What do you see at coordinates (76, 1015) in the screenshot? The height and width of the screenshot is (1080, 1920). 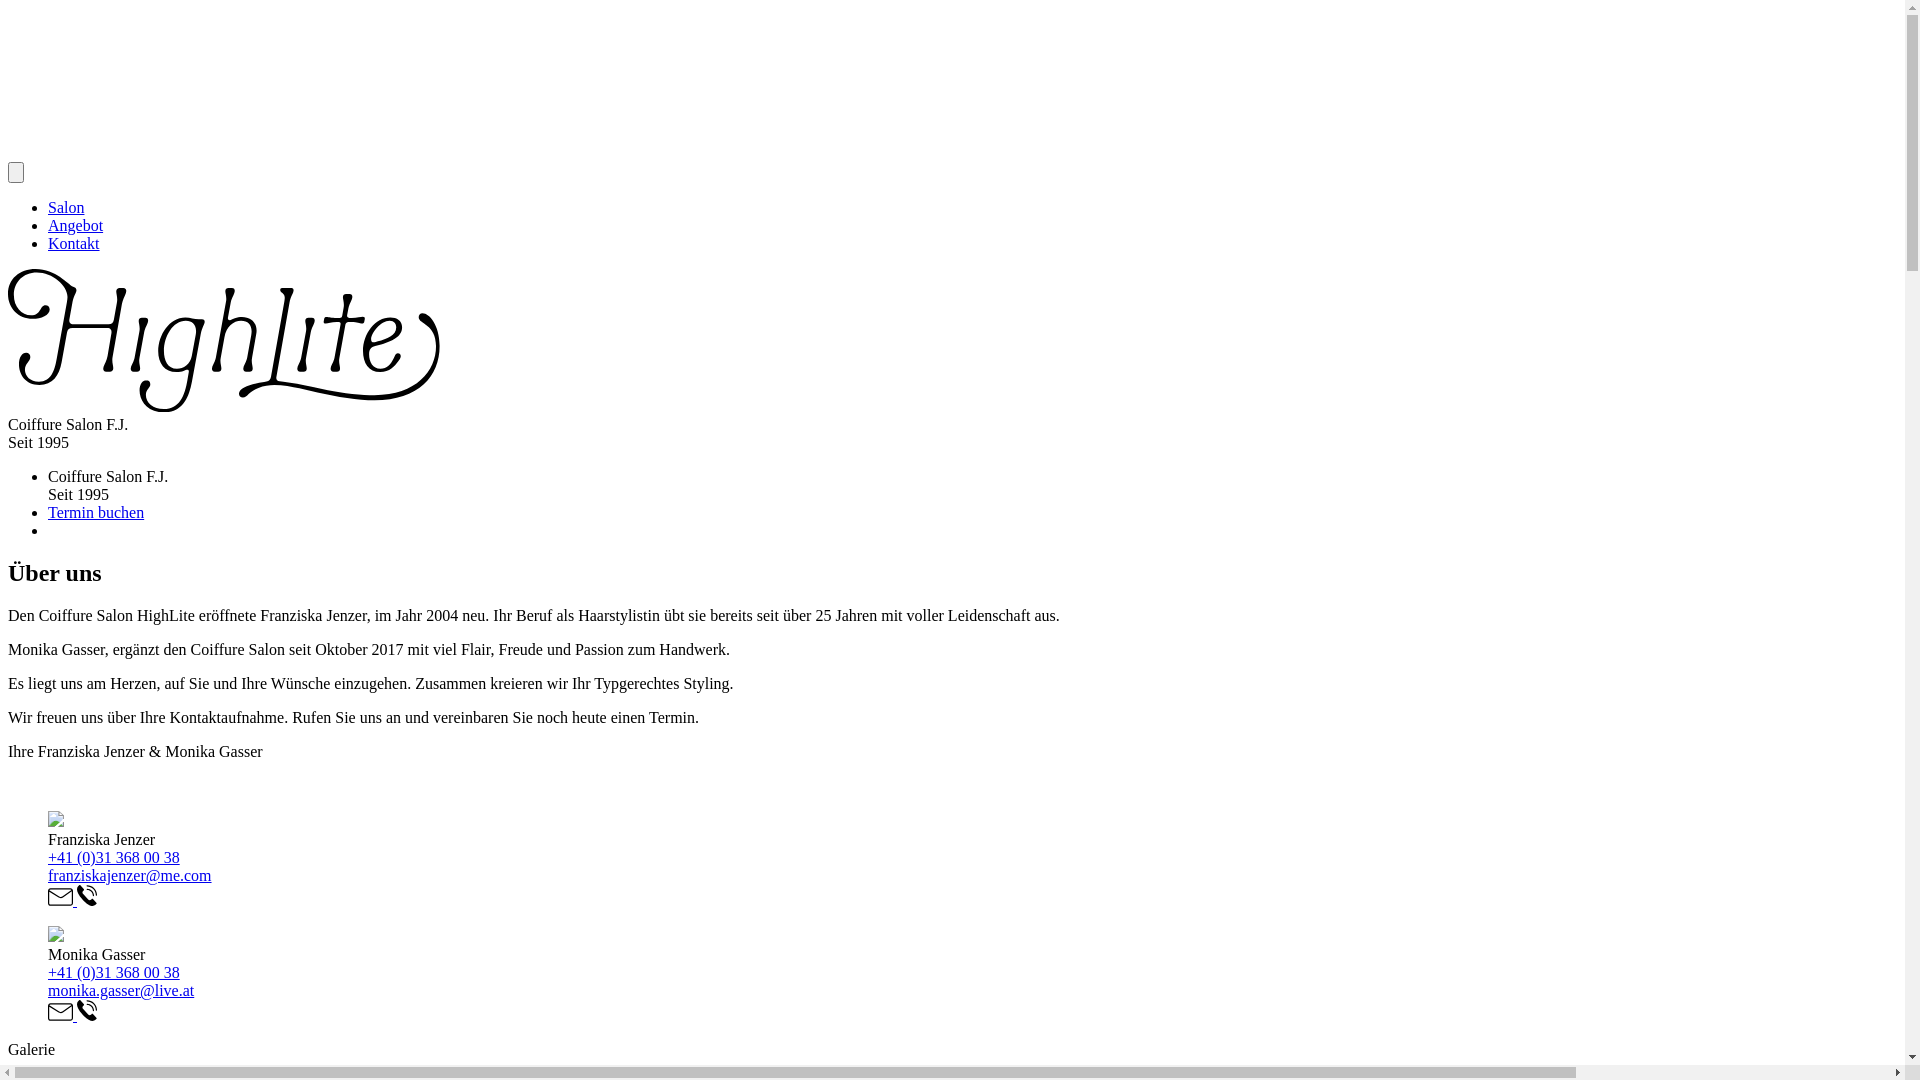 I see `'Telefon Monika Gasser'` at bounding box center [76, 1015].